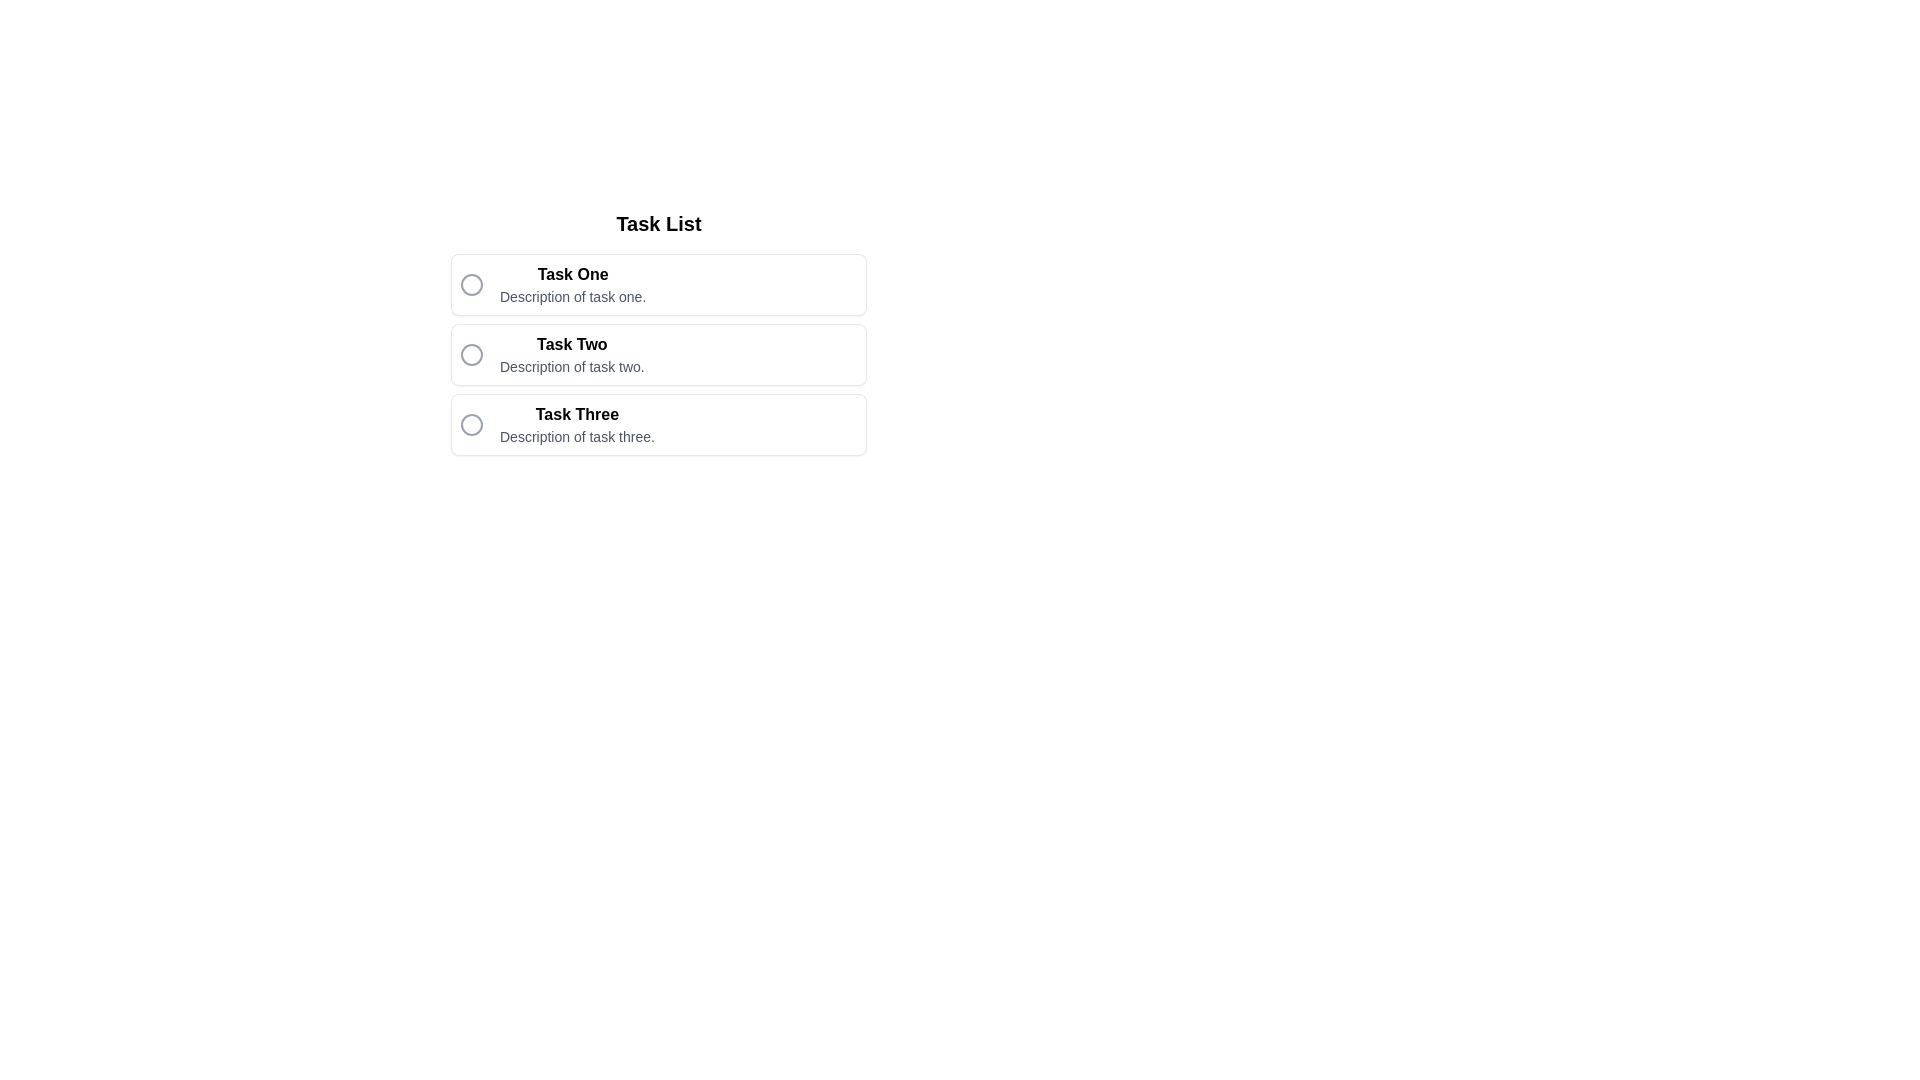  I want to click on the leftmost radio button in the top row, so click(470, 285).